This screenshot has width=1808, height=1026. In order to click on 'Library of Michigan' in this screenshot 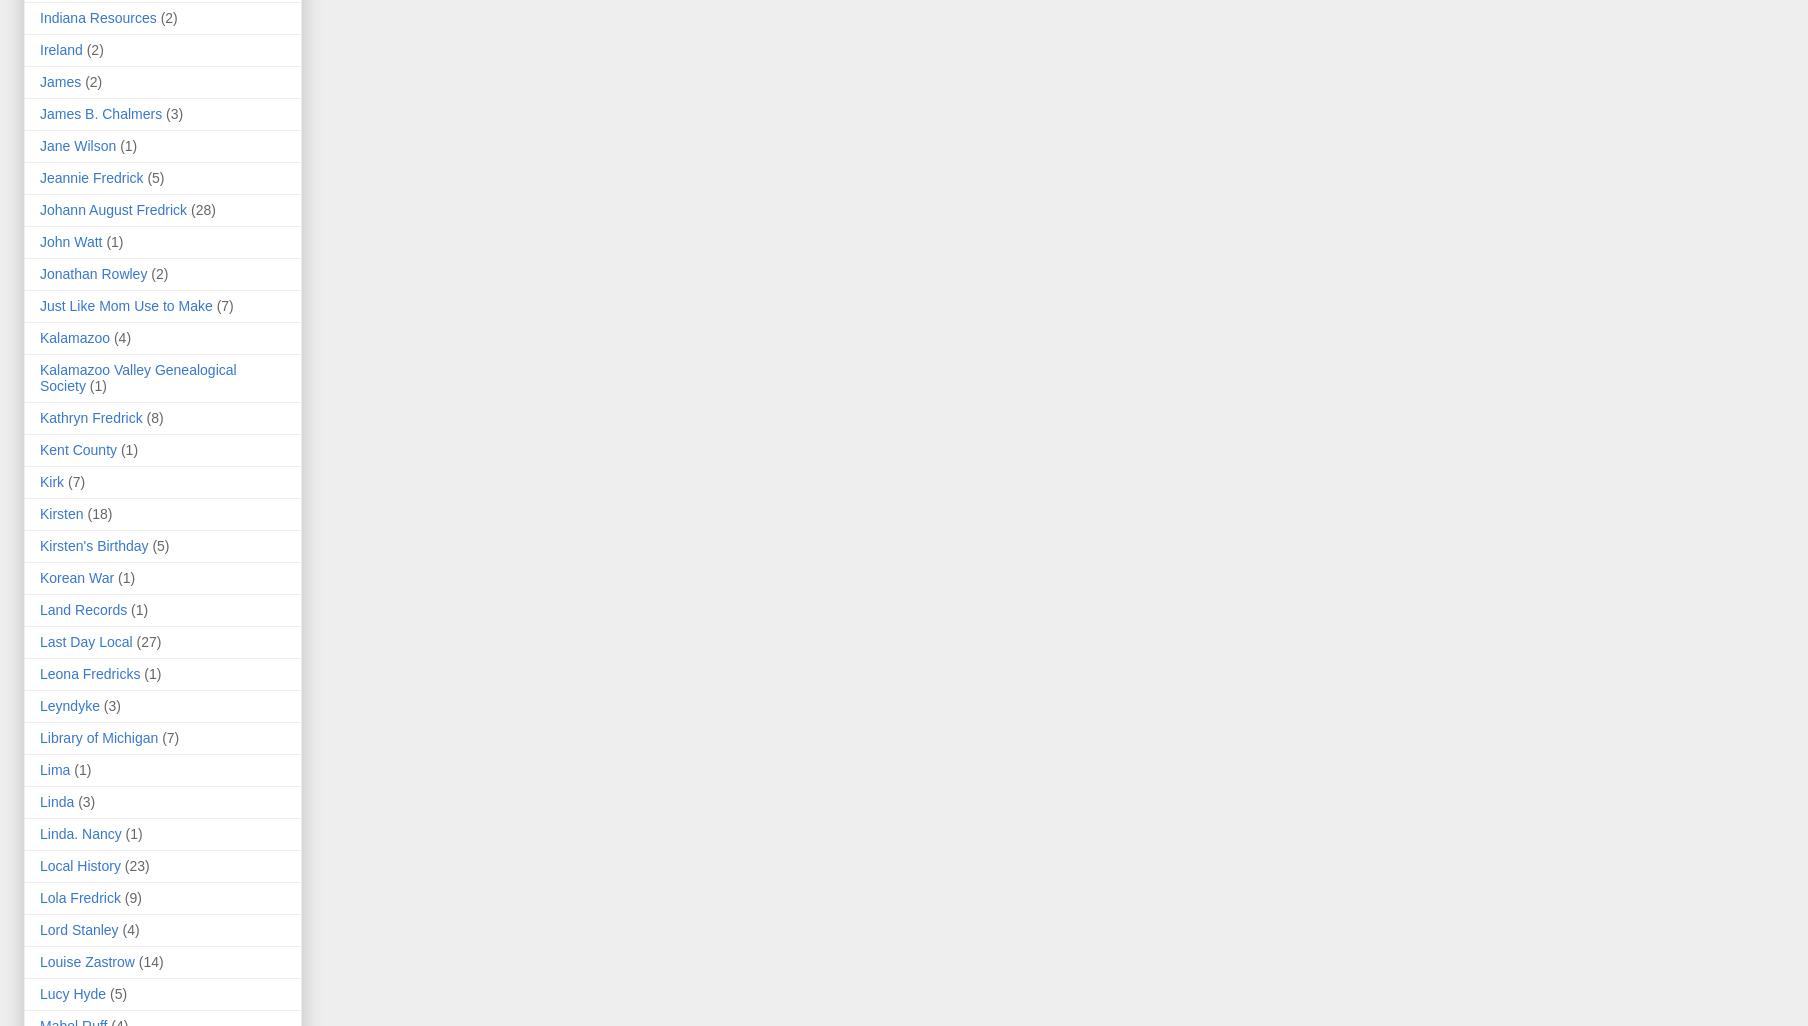, I will do `click(98, 738)`.